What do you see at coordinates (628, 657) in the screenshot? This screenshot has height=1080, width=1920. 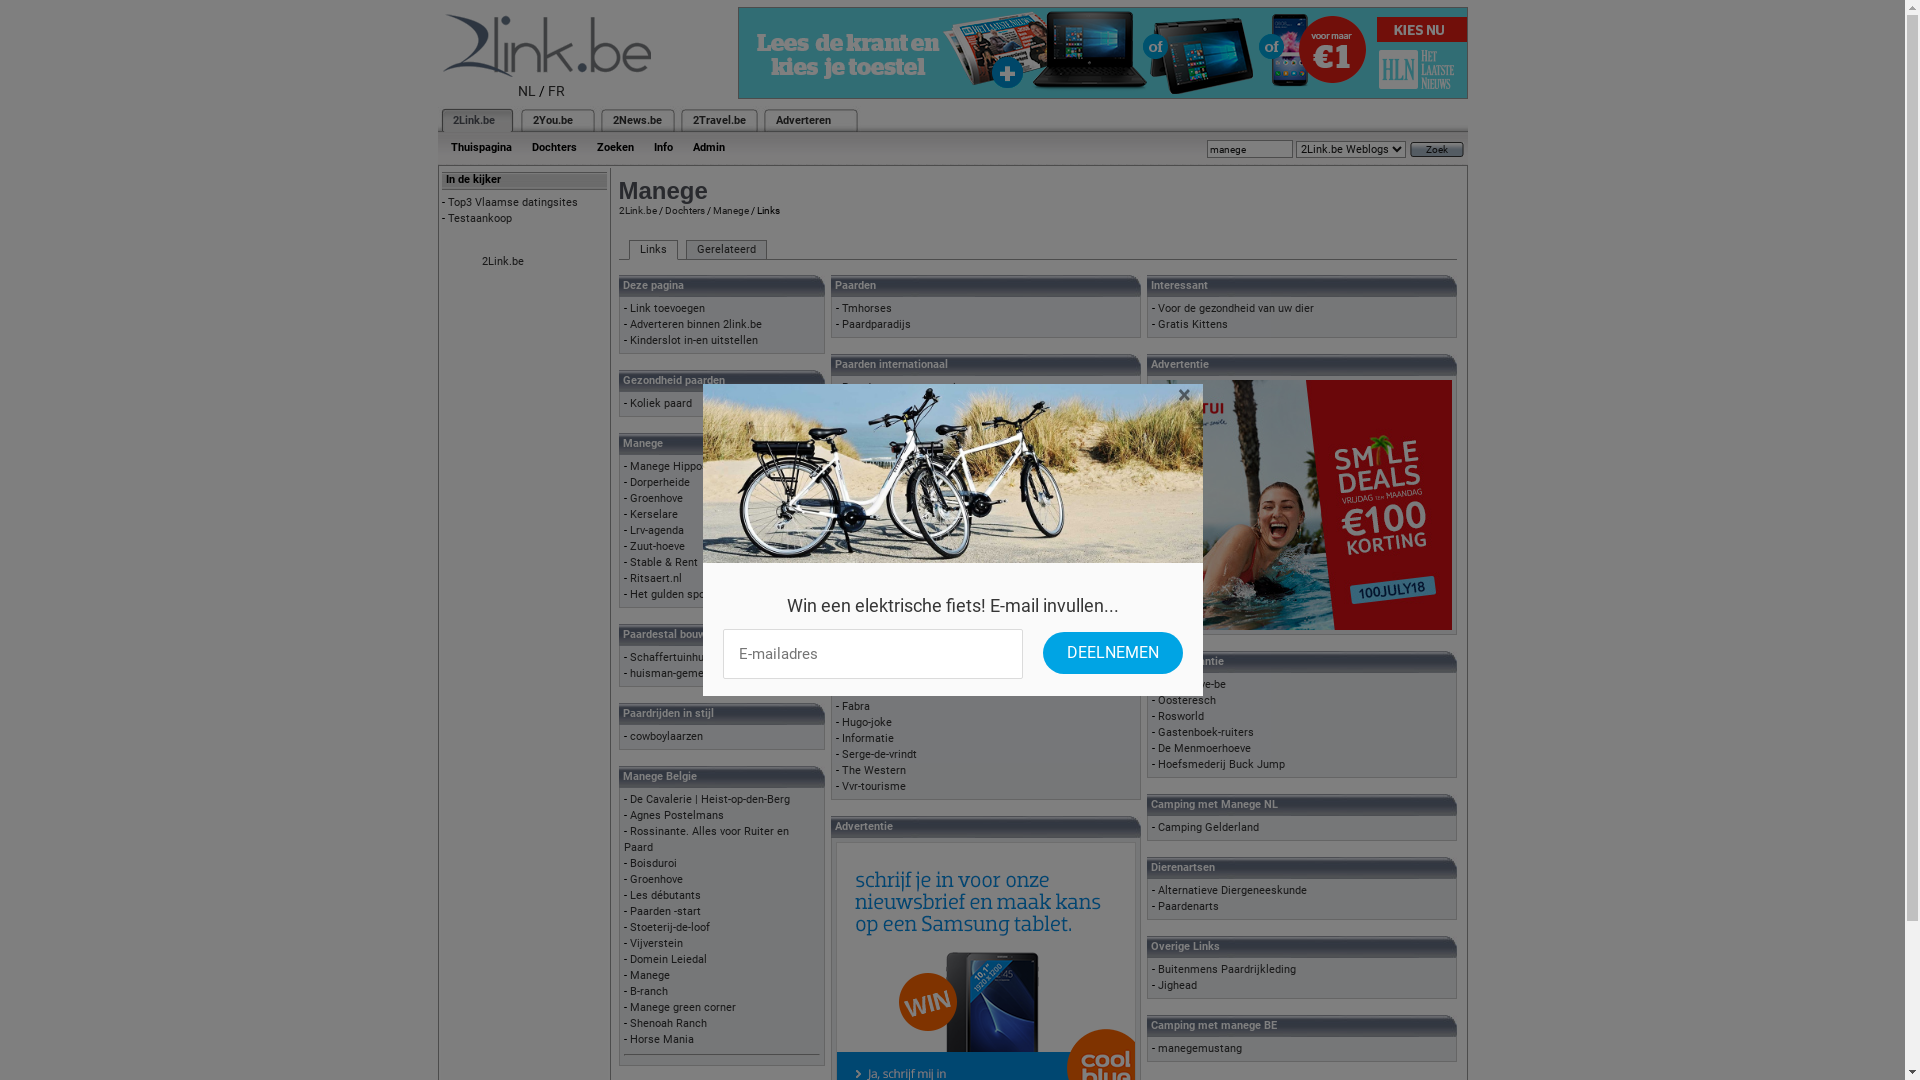 I see `'Schaffertuinhuizen en paardenstallen'` at bounding box center [628, 657].